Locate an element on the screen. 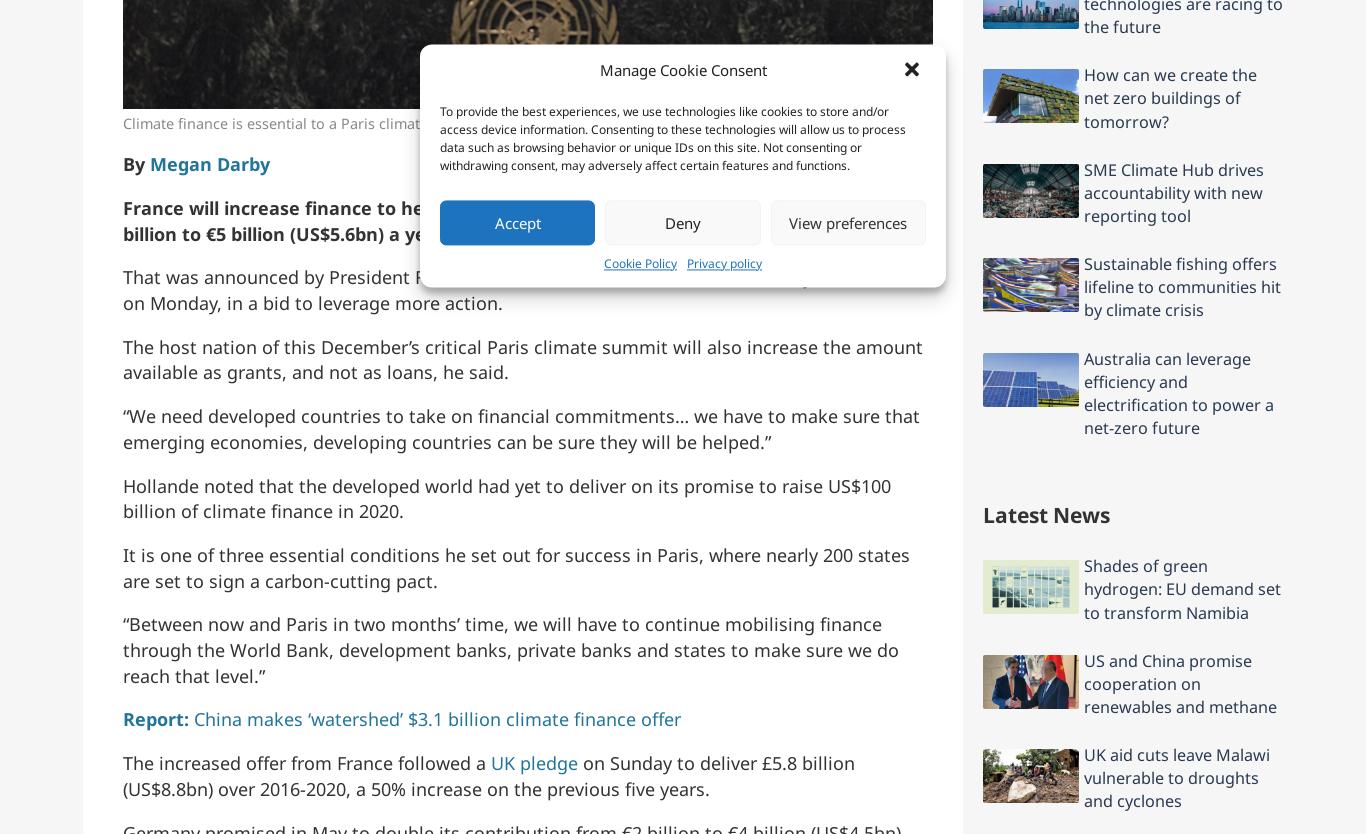 The height and width of the screenshot is (834, 1366). 'Latest News' is located at coordinates (1045, 513).